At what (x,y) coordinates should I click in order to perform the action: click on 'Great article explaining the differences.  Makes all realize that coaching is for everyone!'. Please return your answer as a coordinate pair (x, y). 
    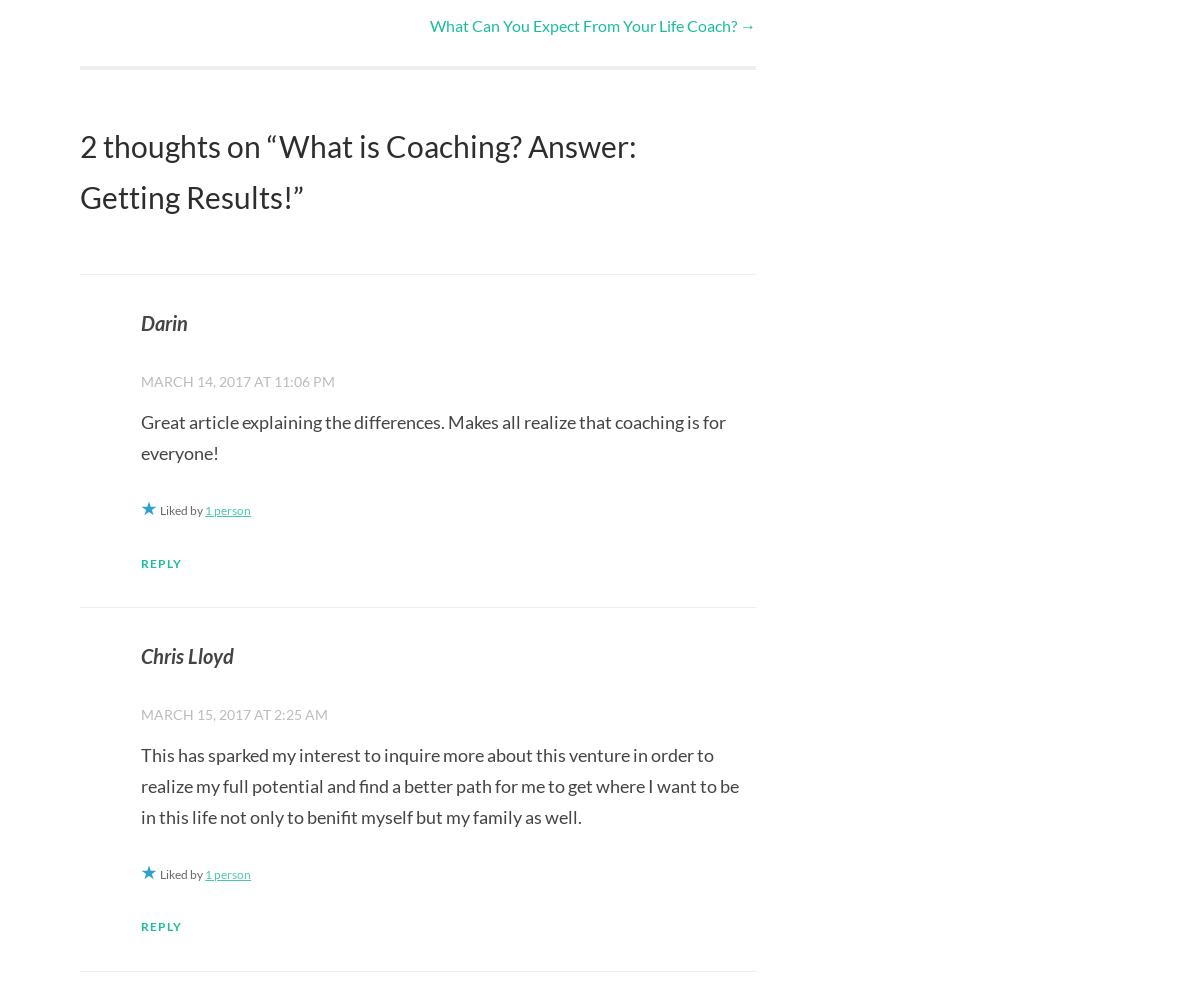
    Looking at the image, I should click on (433, 437).